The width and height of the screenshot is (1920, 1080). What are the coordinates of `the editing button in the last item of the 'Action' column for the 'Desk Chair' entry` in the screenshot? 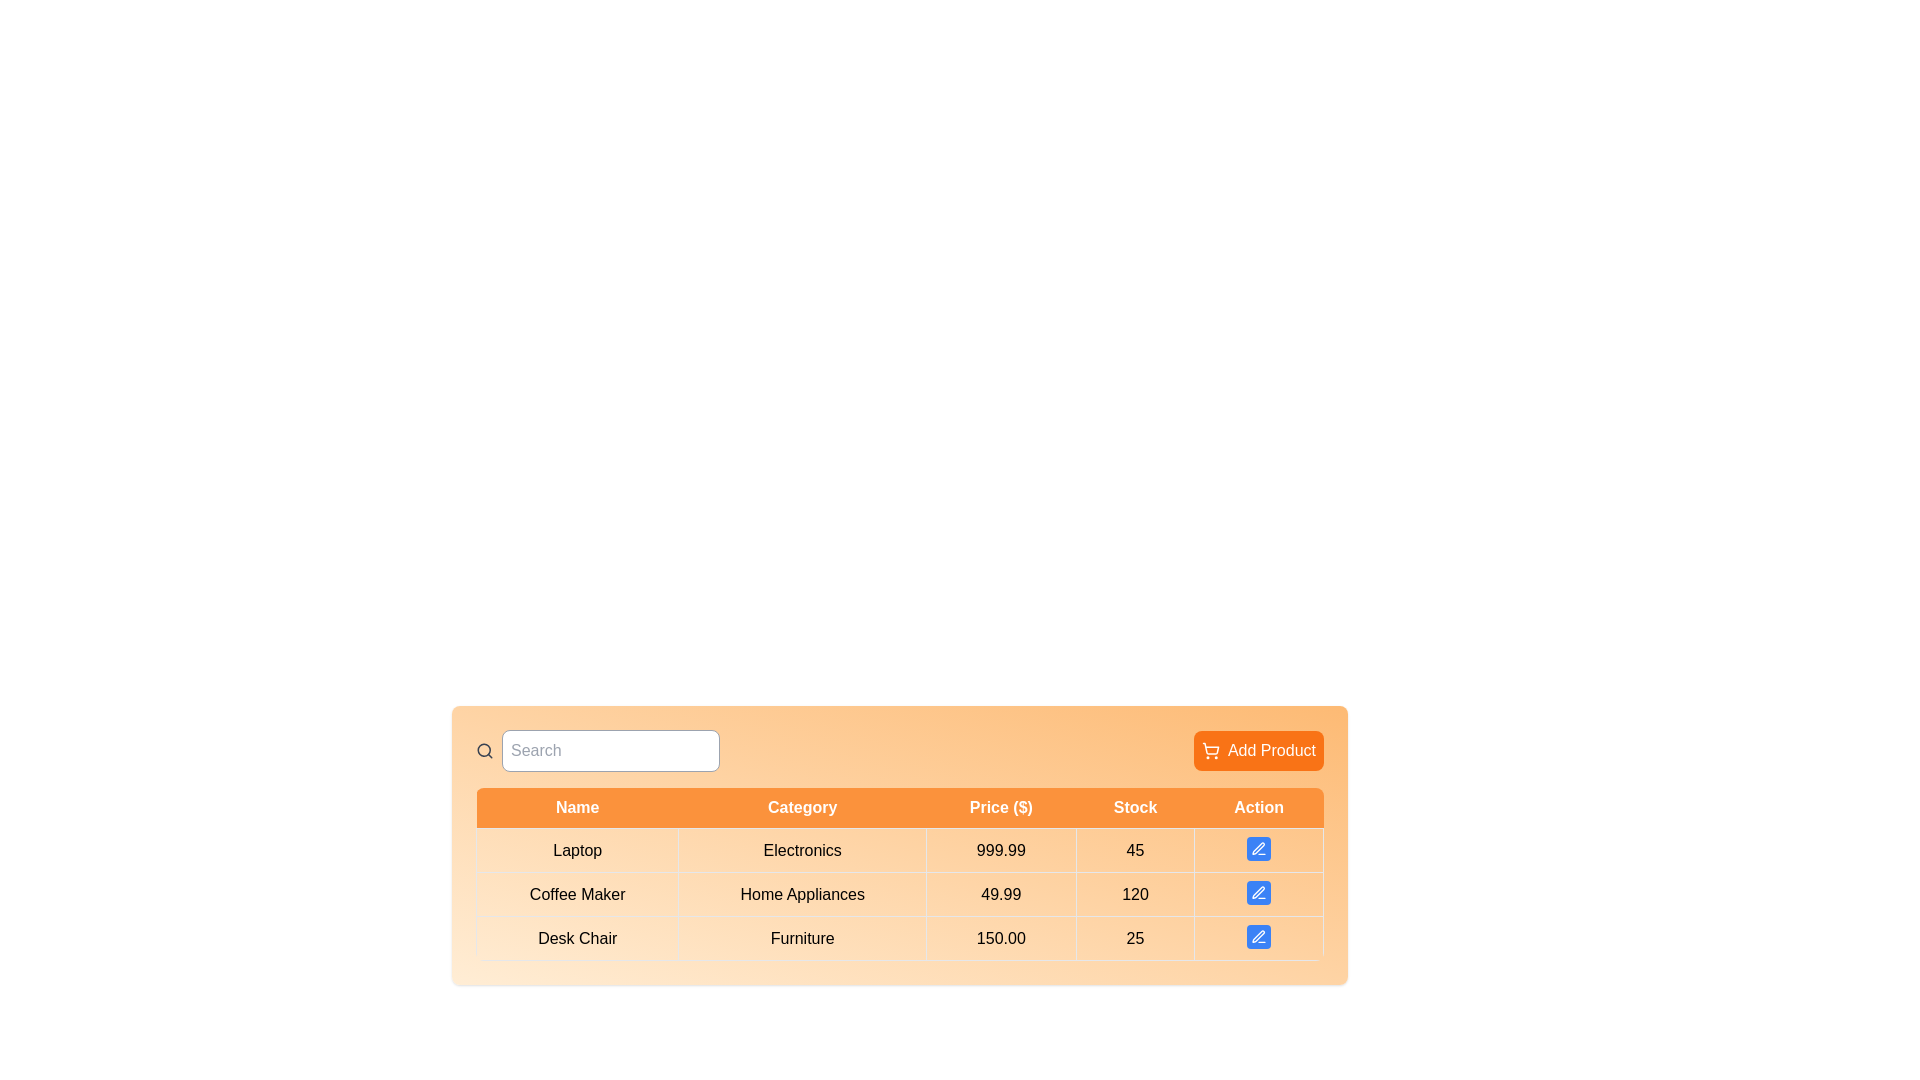 It's located at (1258, 938).